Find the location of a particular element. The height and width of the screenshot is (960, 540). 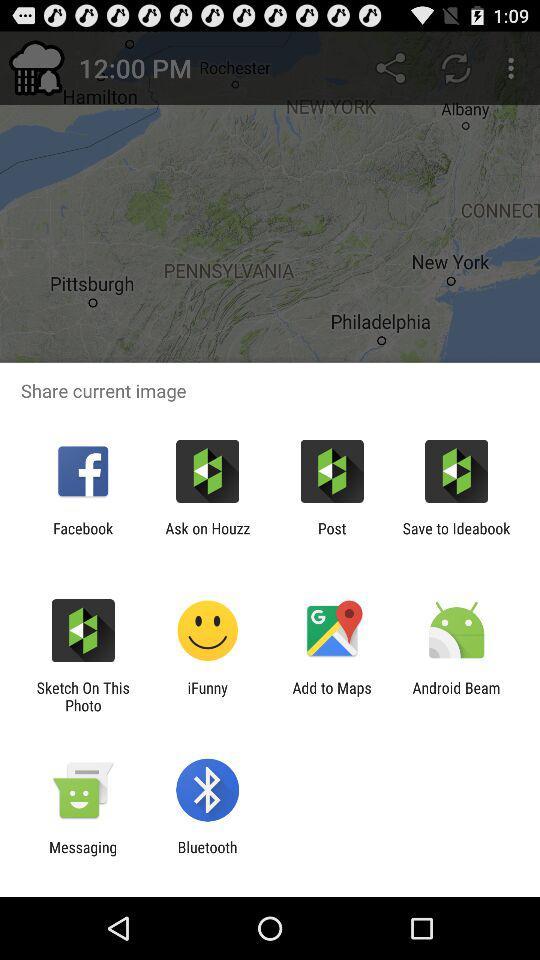

app next to ifunny icon is located at coordinates (82, 696).